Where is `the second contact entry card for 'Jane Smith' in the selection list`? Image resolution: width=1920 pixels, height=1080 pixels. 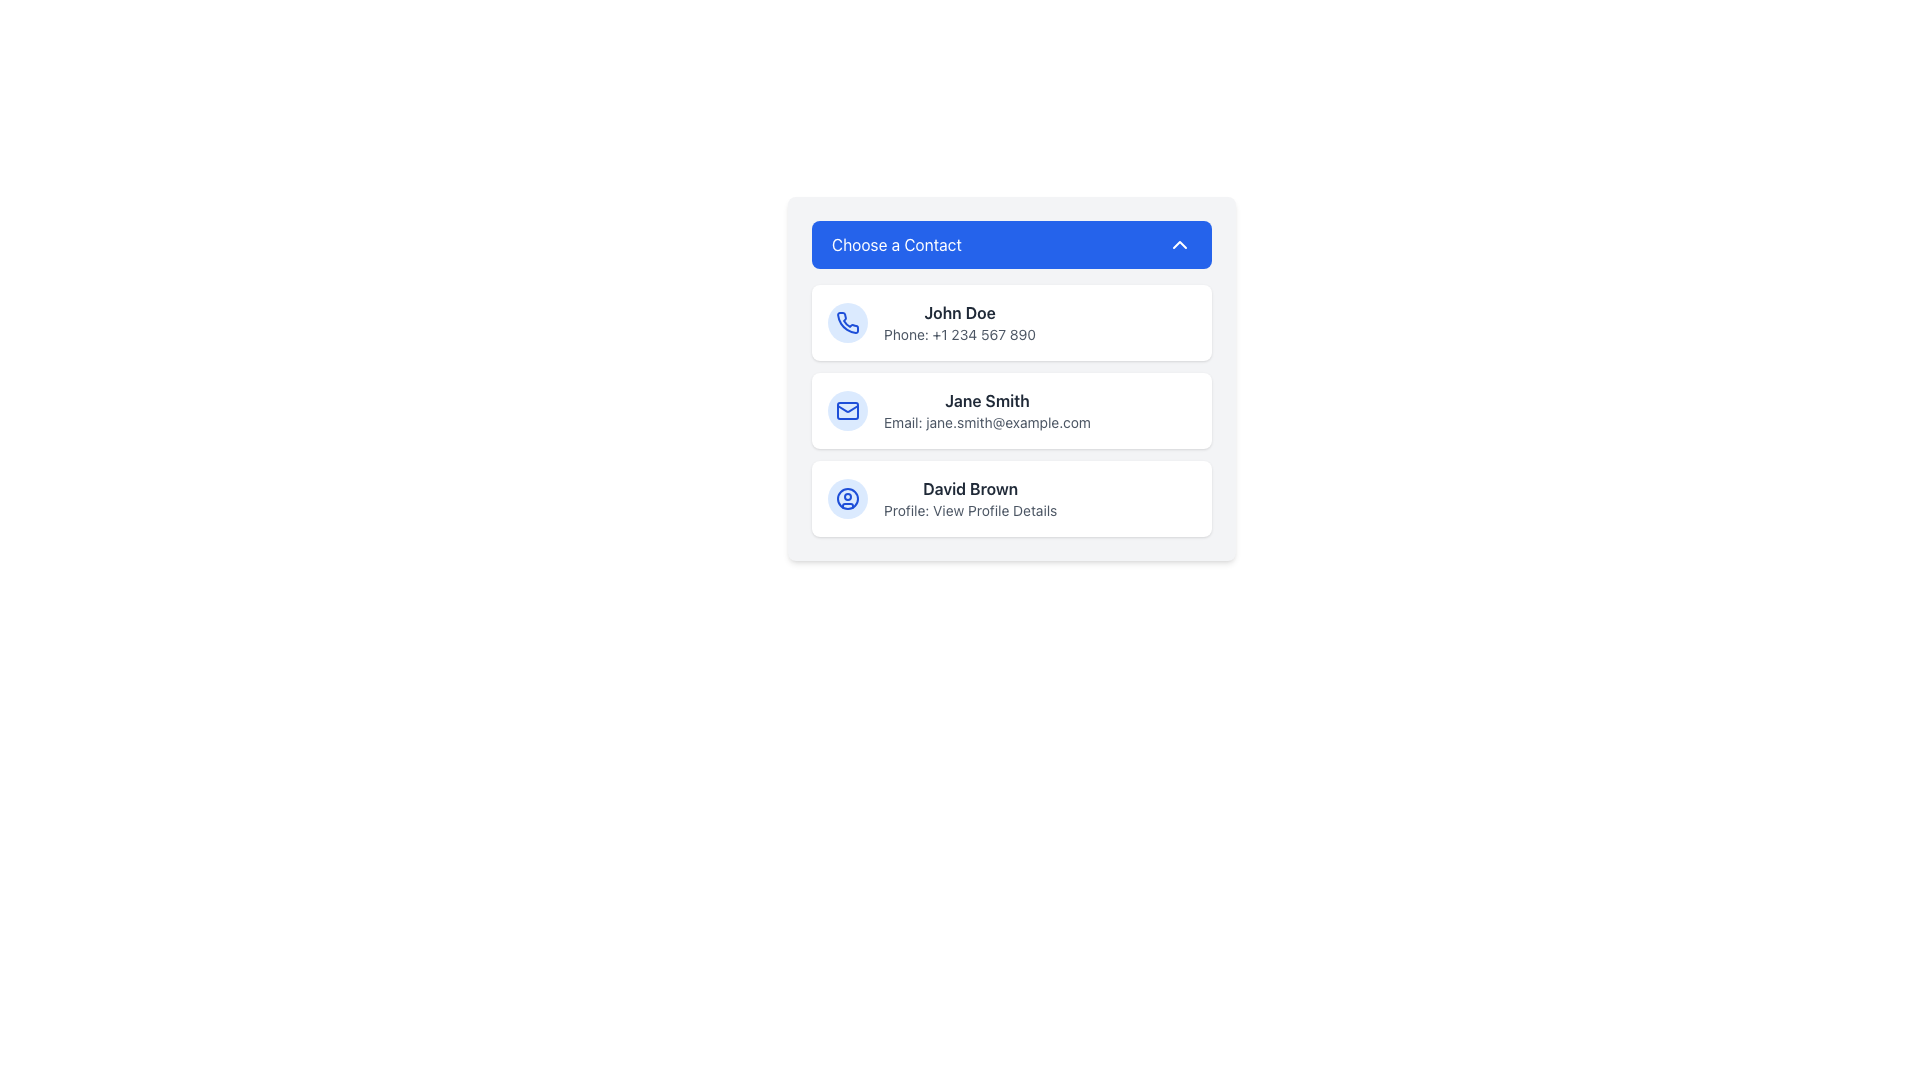 the second contact entry card for 'Jane Smith' in the selection list is located at coordinates (1012, 378).